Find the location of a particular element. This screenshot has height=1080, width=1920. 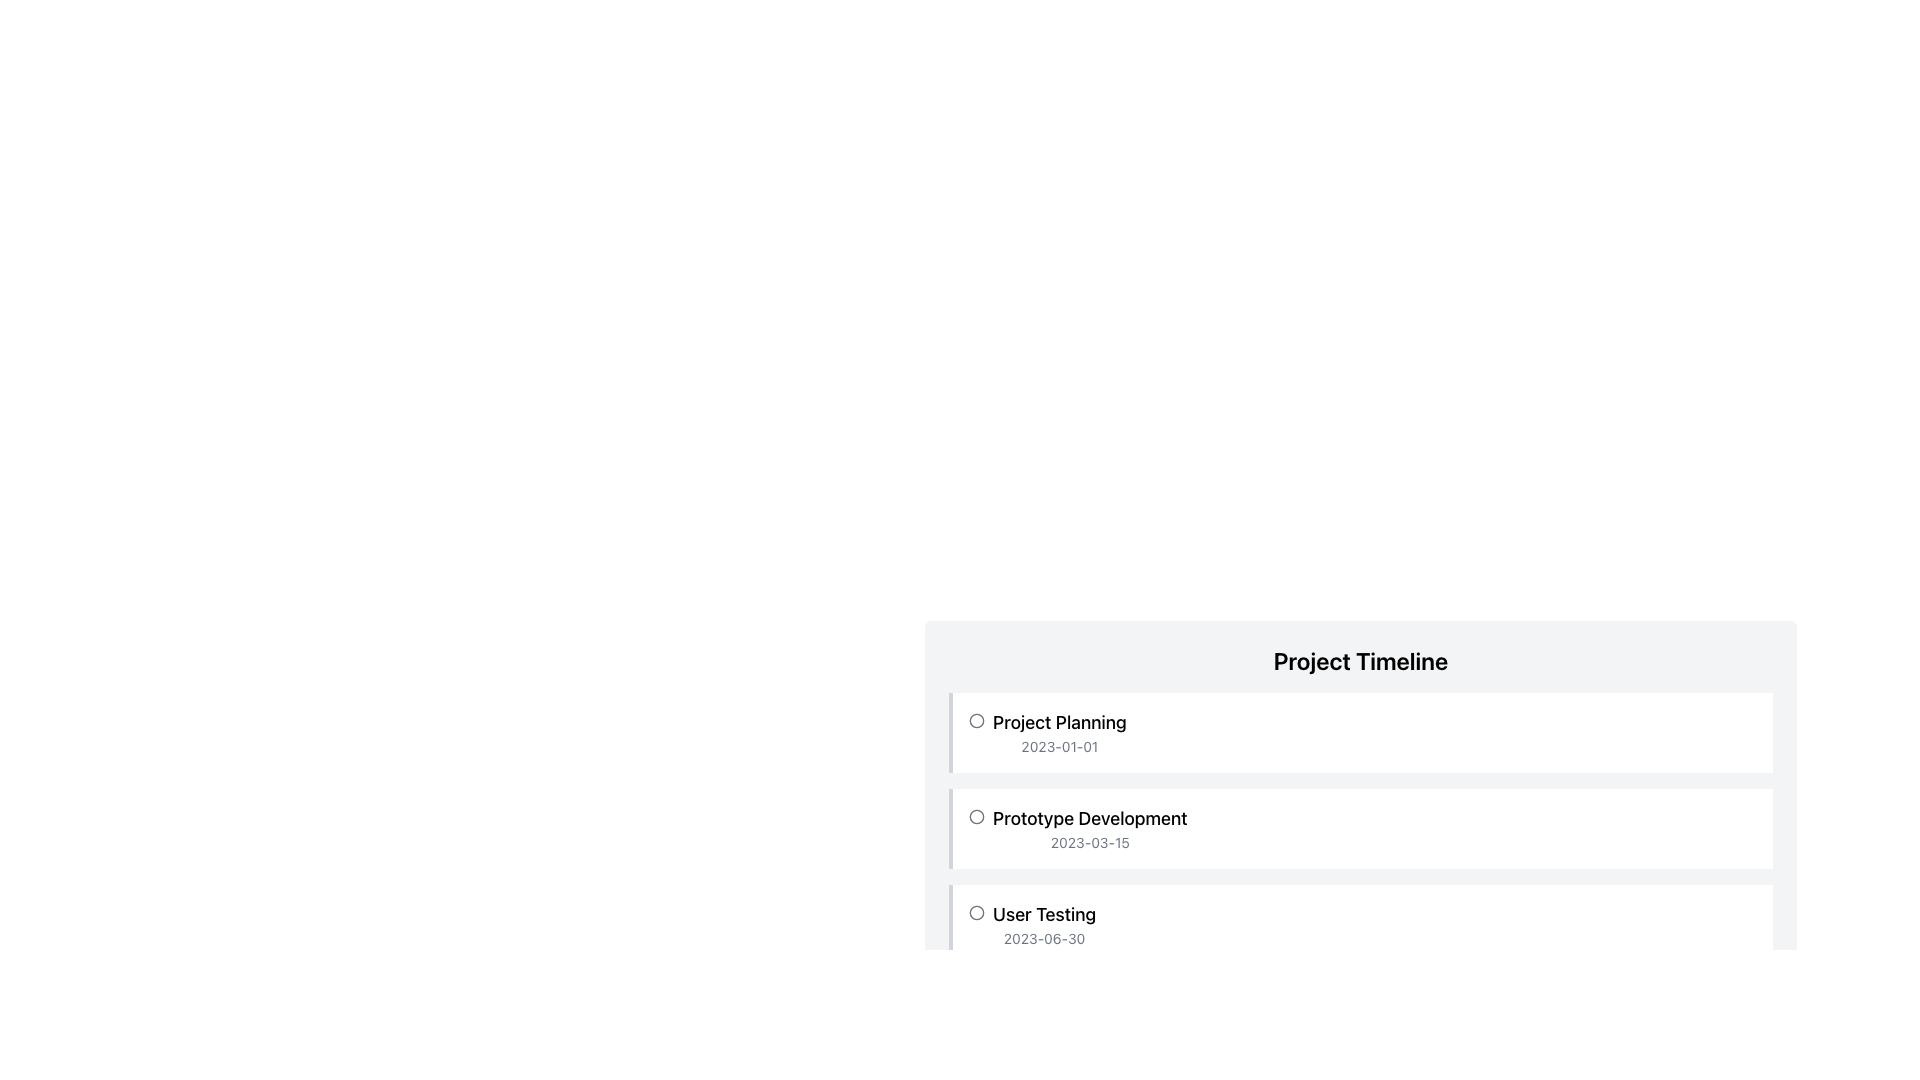

the second timeline entry in the list, which provides information about a specific timeline event, positioned between 'Project Planning' and 'User Testing' is located at coordinates (1362, 829).